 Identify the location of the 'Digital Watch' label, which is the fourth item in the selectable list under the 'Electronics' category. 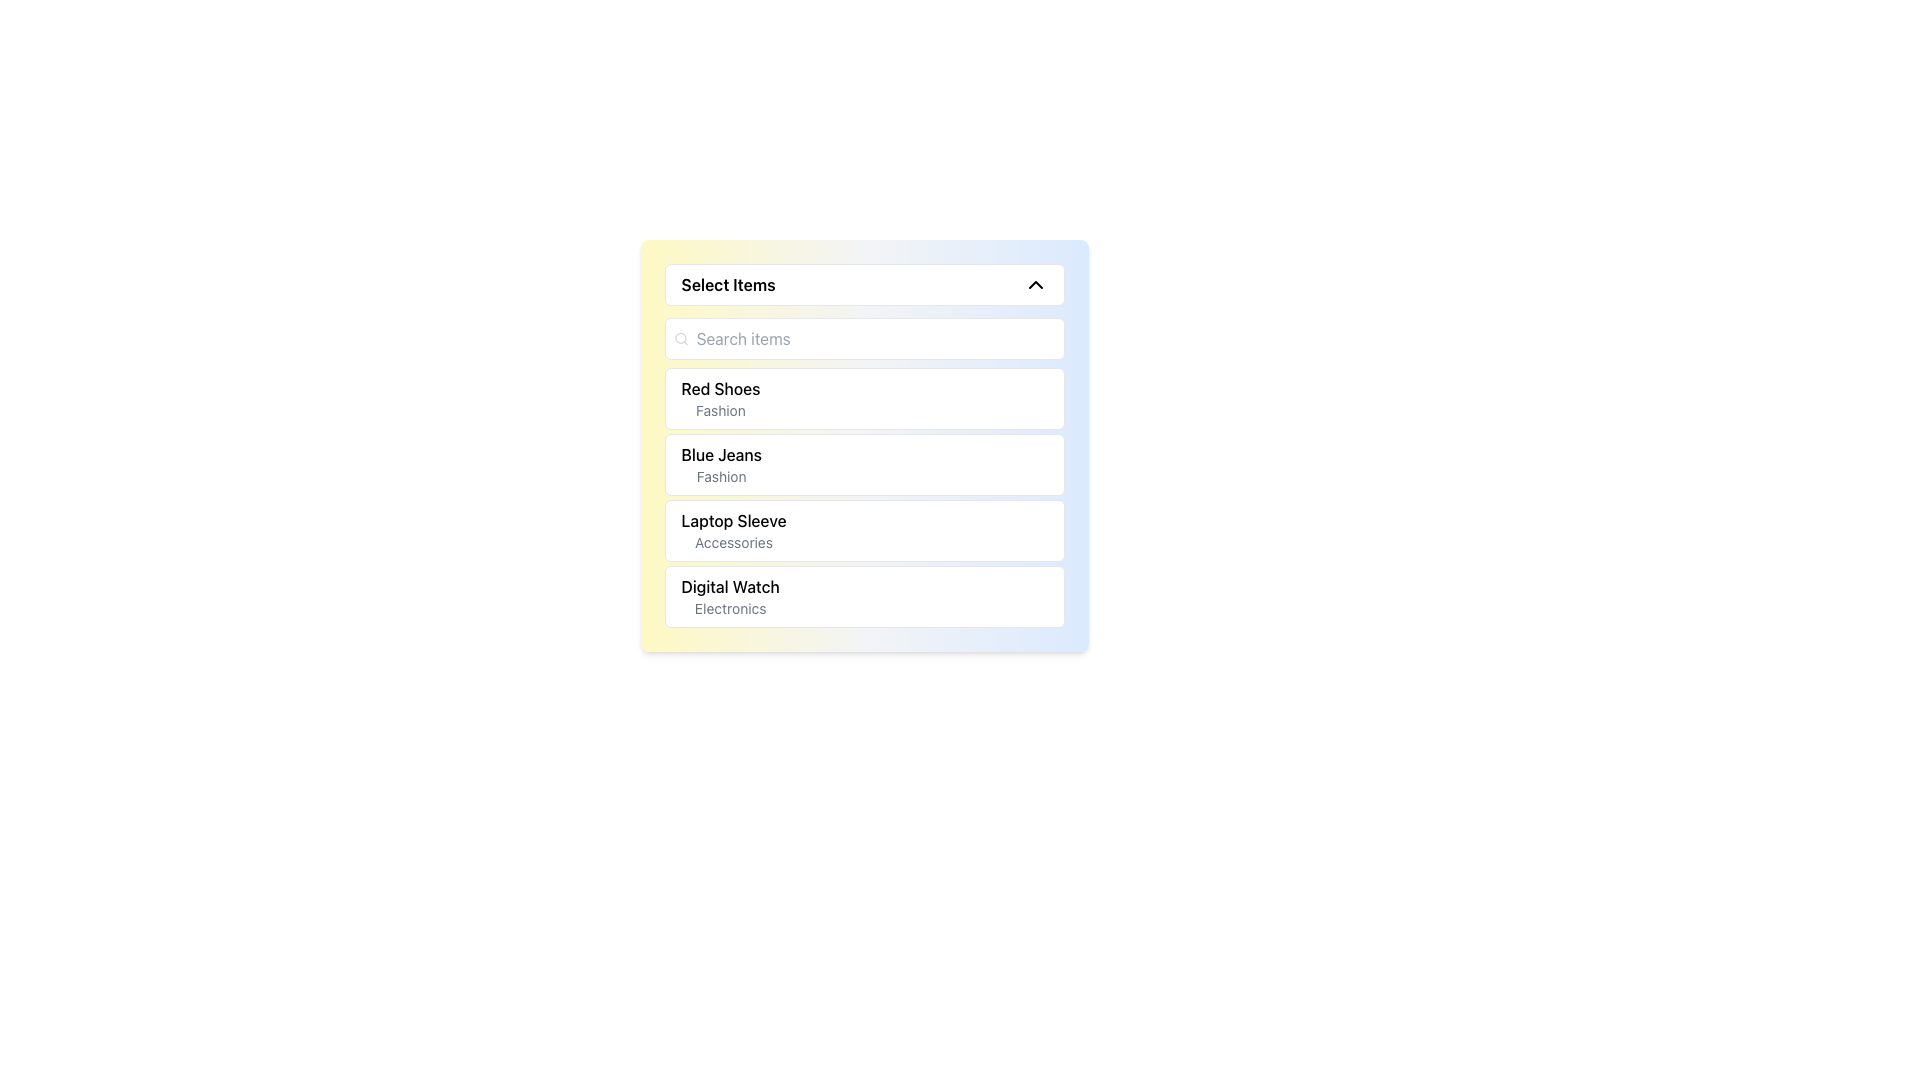
(729, 596).